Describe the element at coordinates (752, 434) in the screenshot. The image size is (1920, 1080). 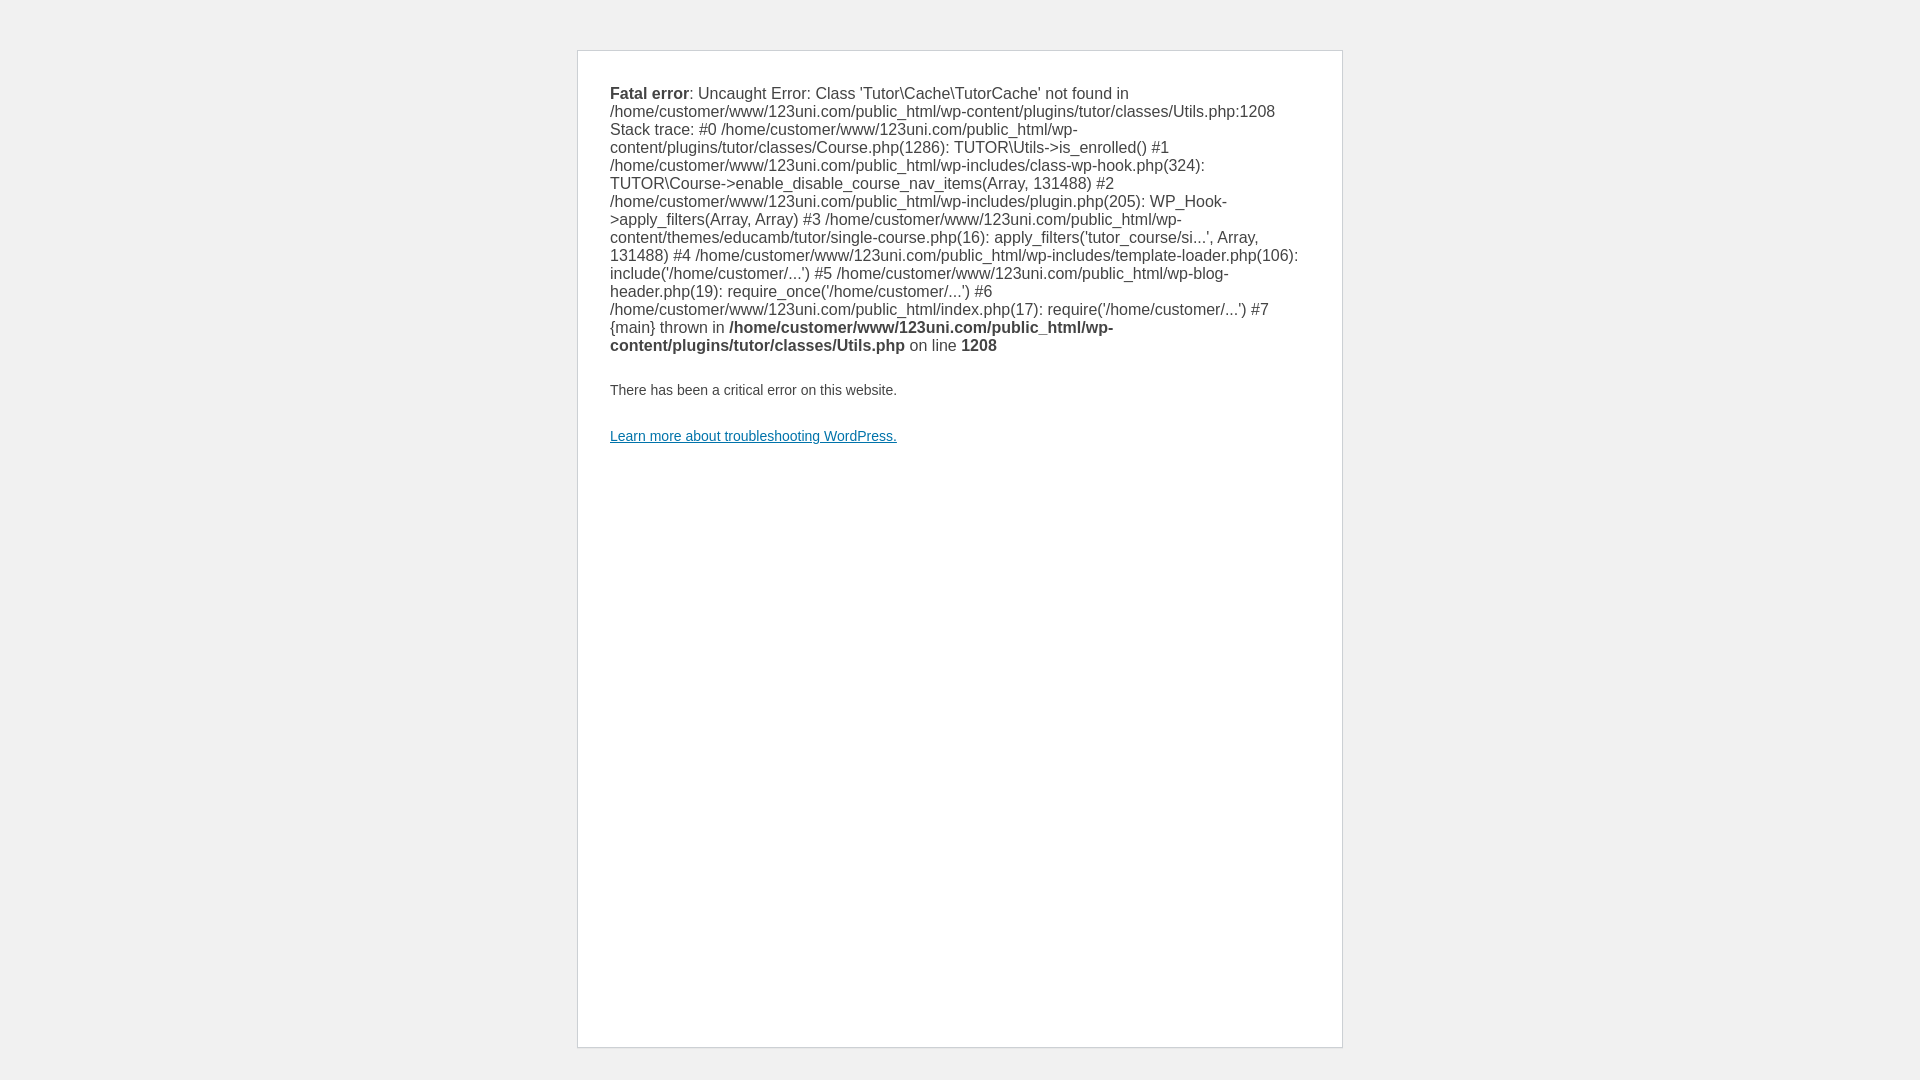
I see `'Learn more about troubleshooting WordPress.'` at that location.